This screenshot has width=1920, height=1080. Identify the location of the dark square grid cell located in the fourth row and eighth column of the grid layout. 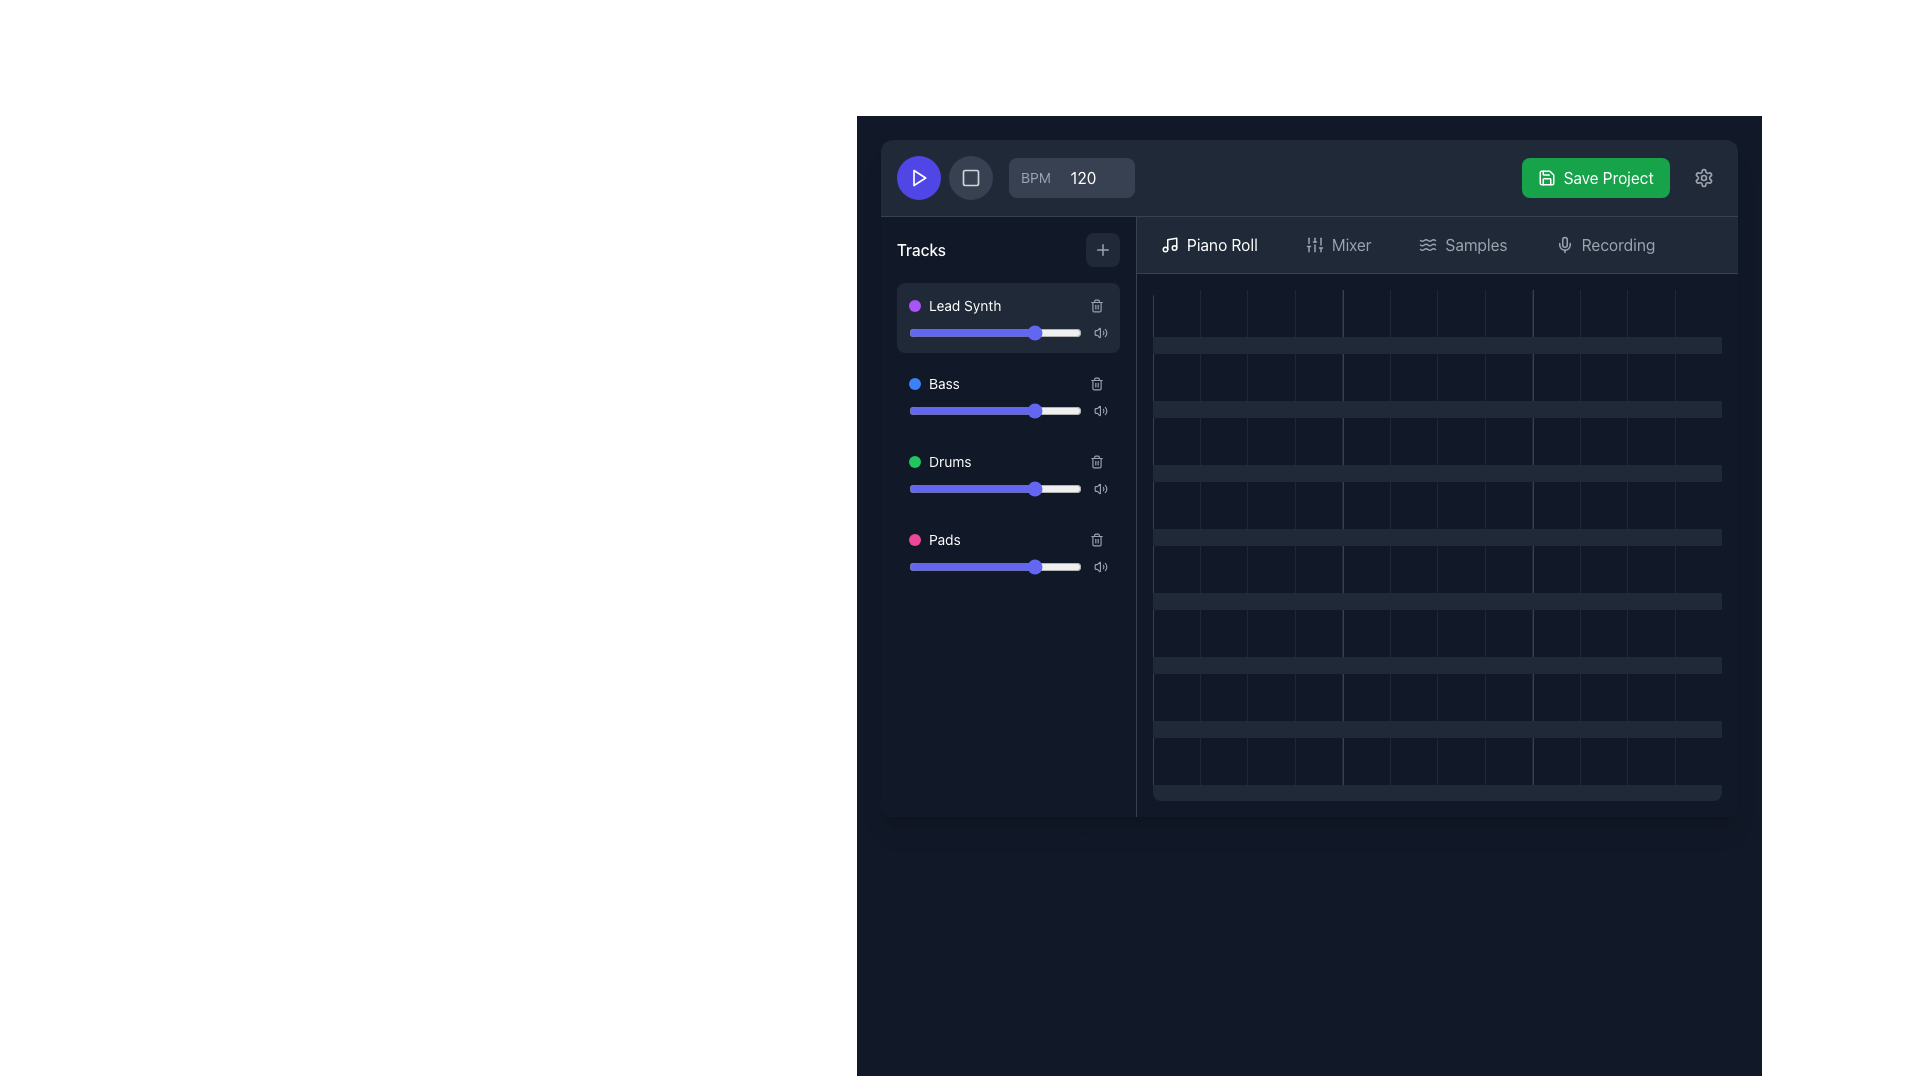
(1508, 377).